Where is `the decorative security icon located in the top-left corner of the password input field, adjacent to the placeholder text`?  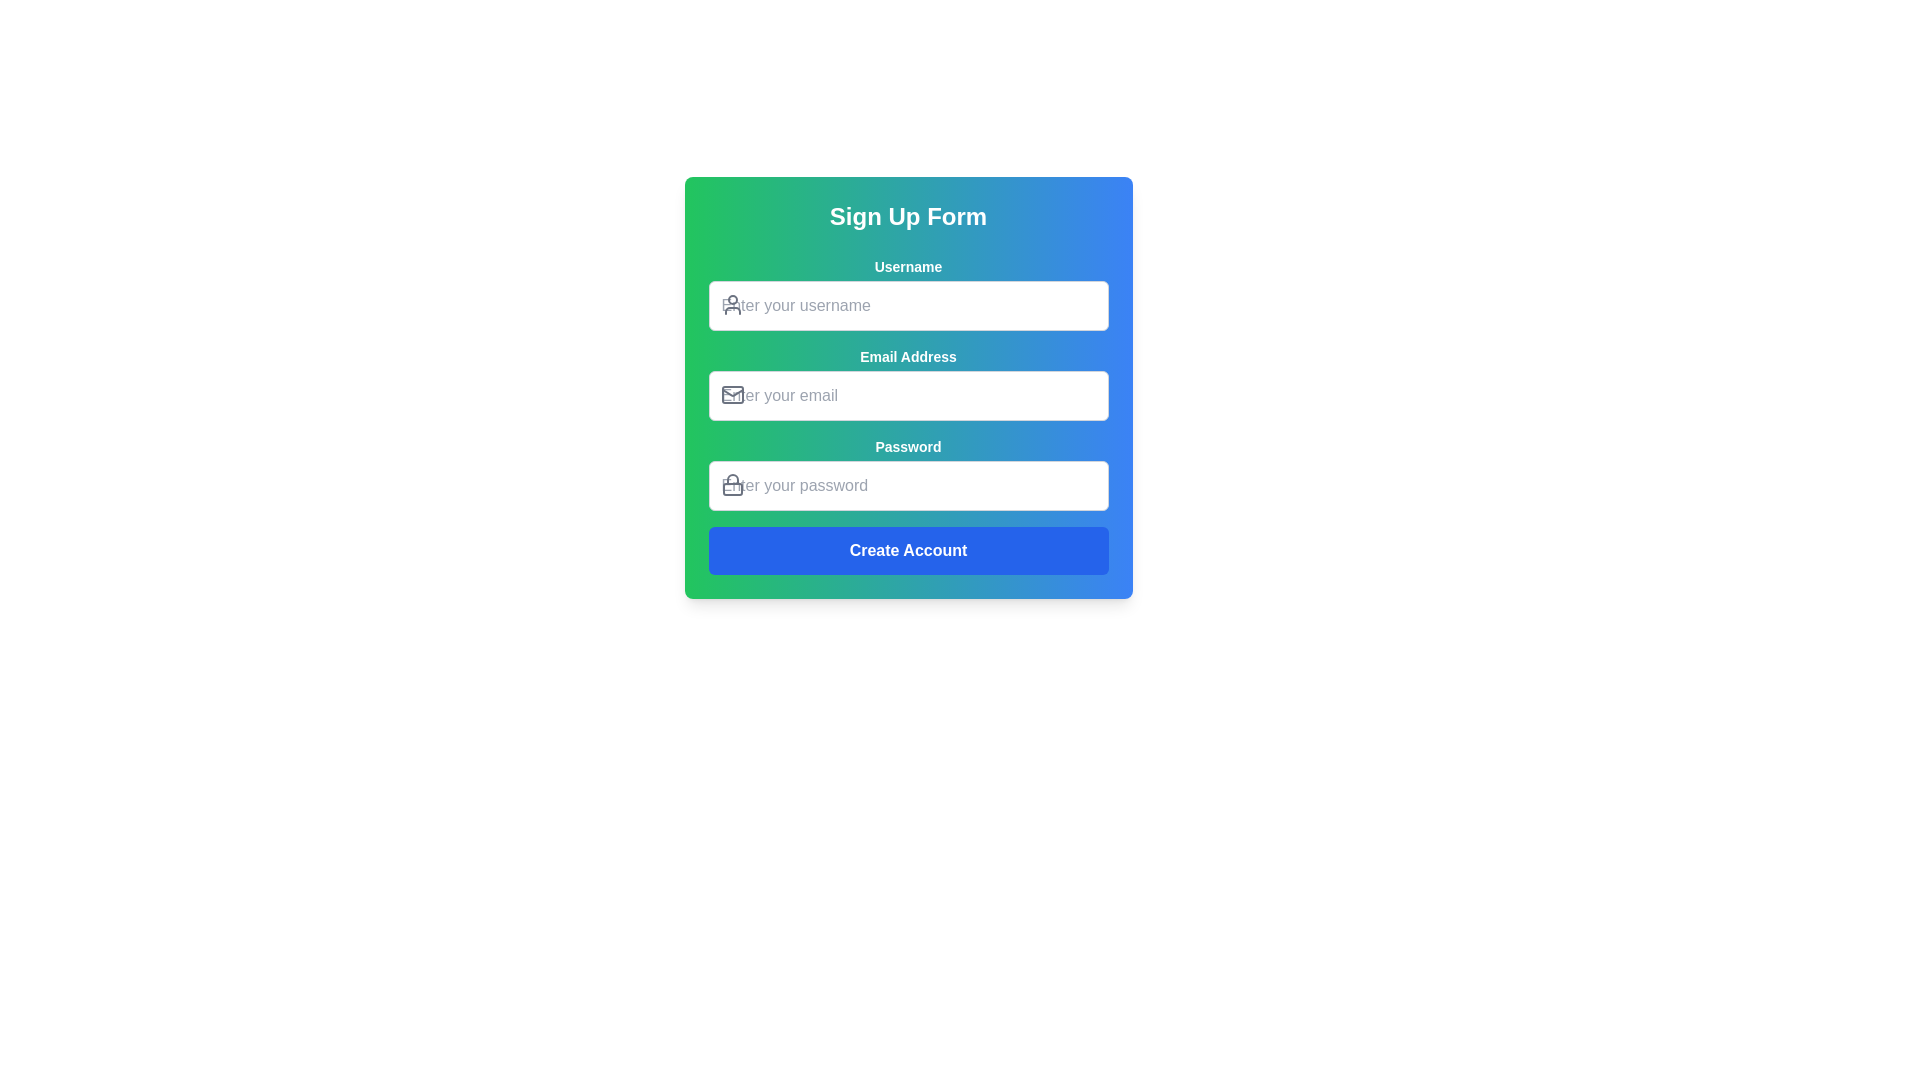
the decorative security icon located in the top-left corner of the password input field, adjacent to the placeholder text is located at coordinates (731, 485).